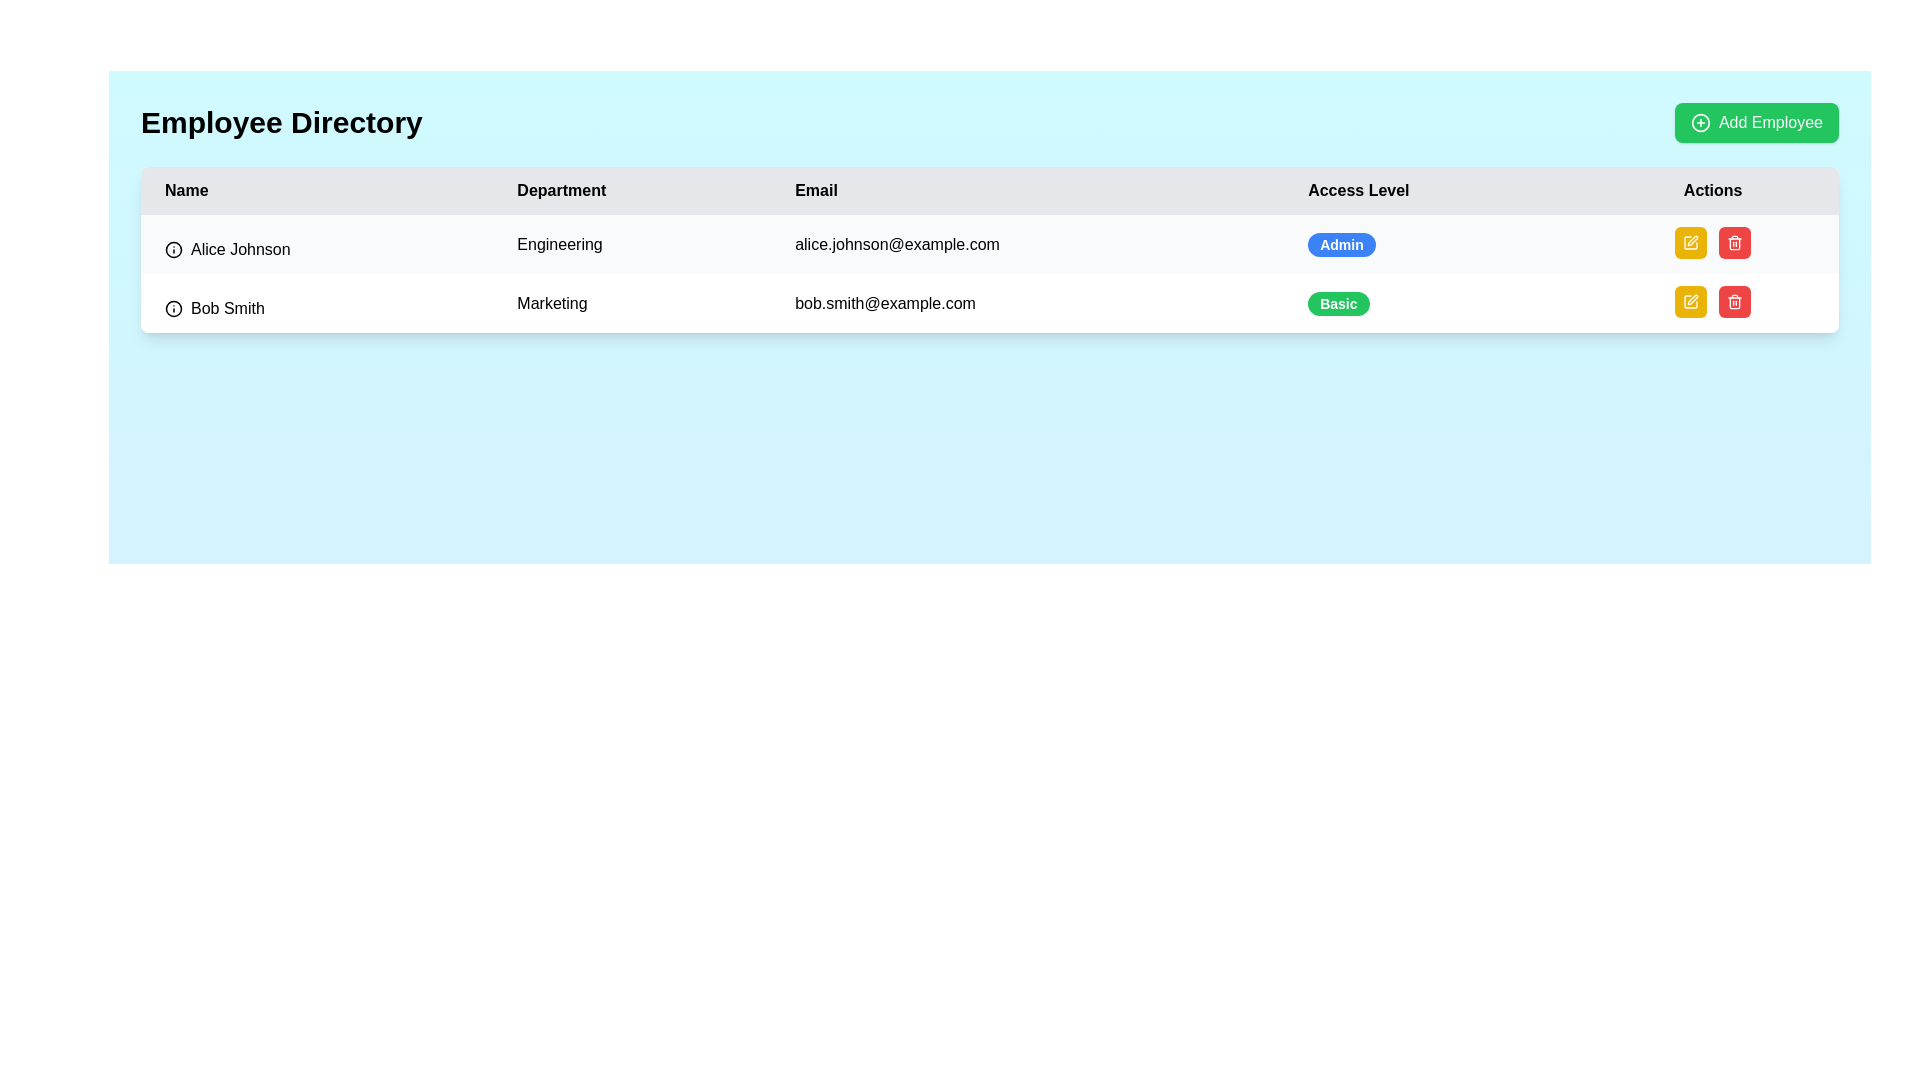 This screenshot has height=1080, width=1920. Describe the element at coordinates (1734, 242) in the screenshot. I see `the circular red trash icon button located in the rightmost section of Bob Smith's row under the 'Actions' column` at that location.